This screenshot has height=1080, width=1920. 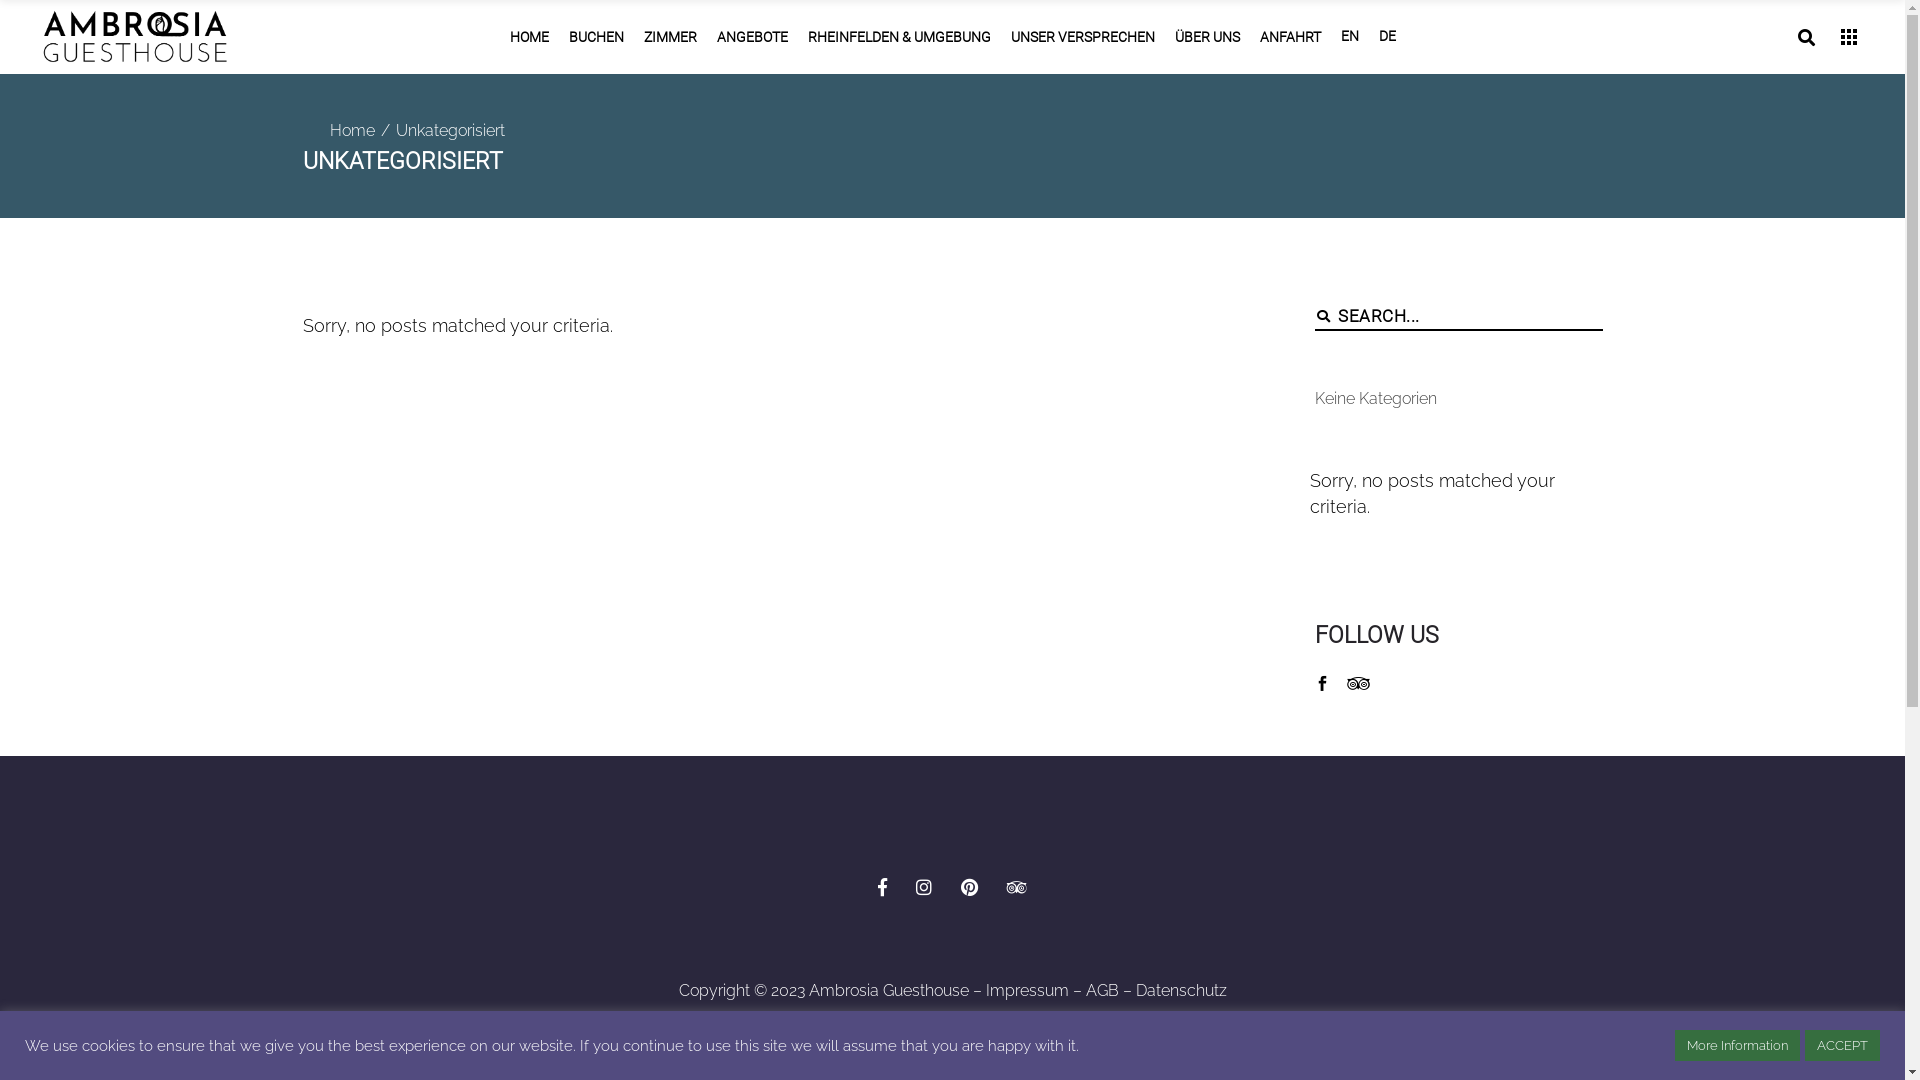 What do you see at coordinates (670, 37) in the screenshot?
I see `'ZIMMER'` at bounding box center [670, 37].